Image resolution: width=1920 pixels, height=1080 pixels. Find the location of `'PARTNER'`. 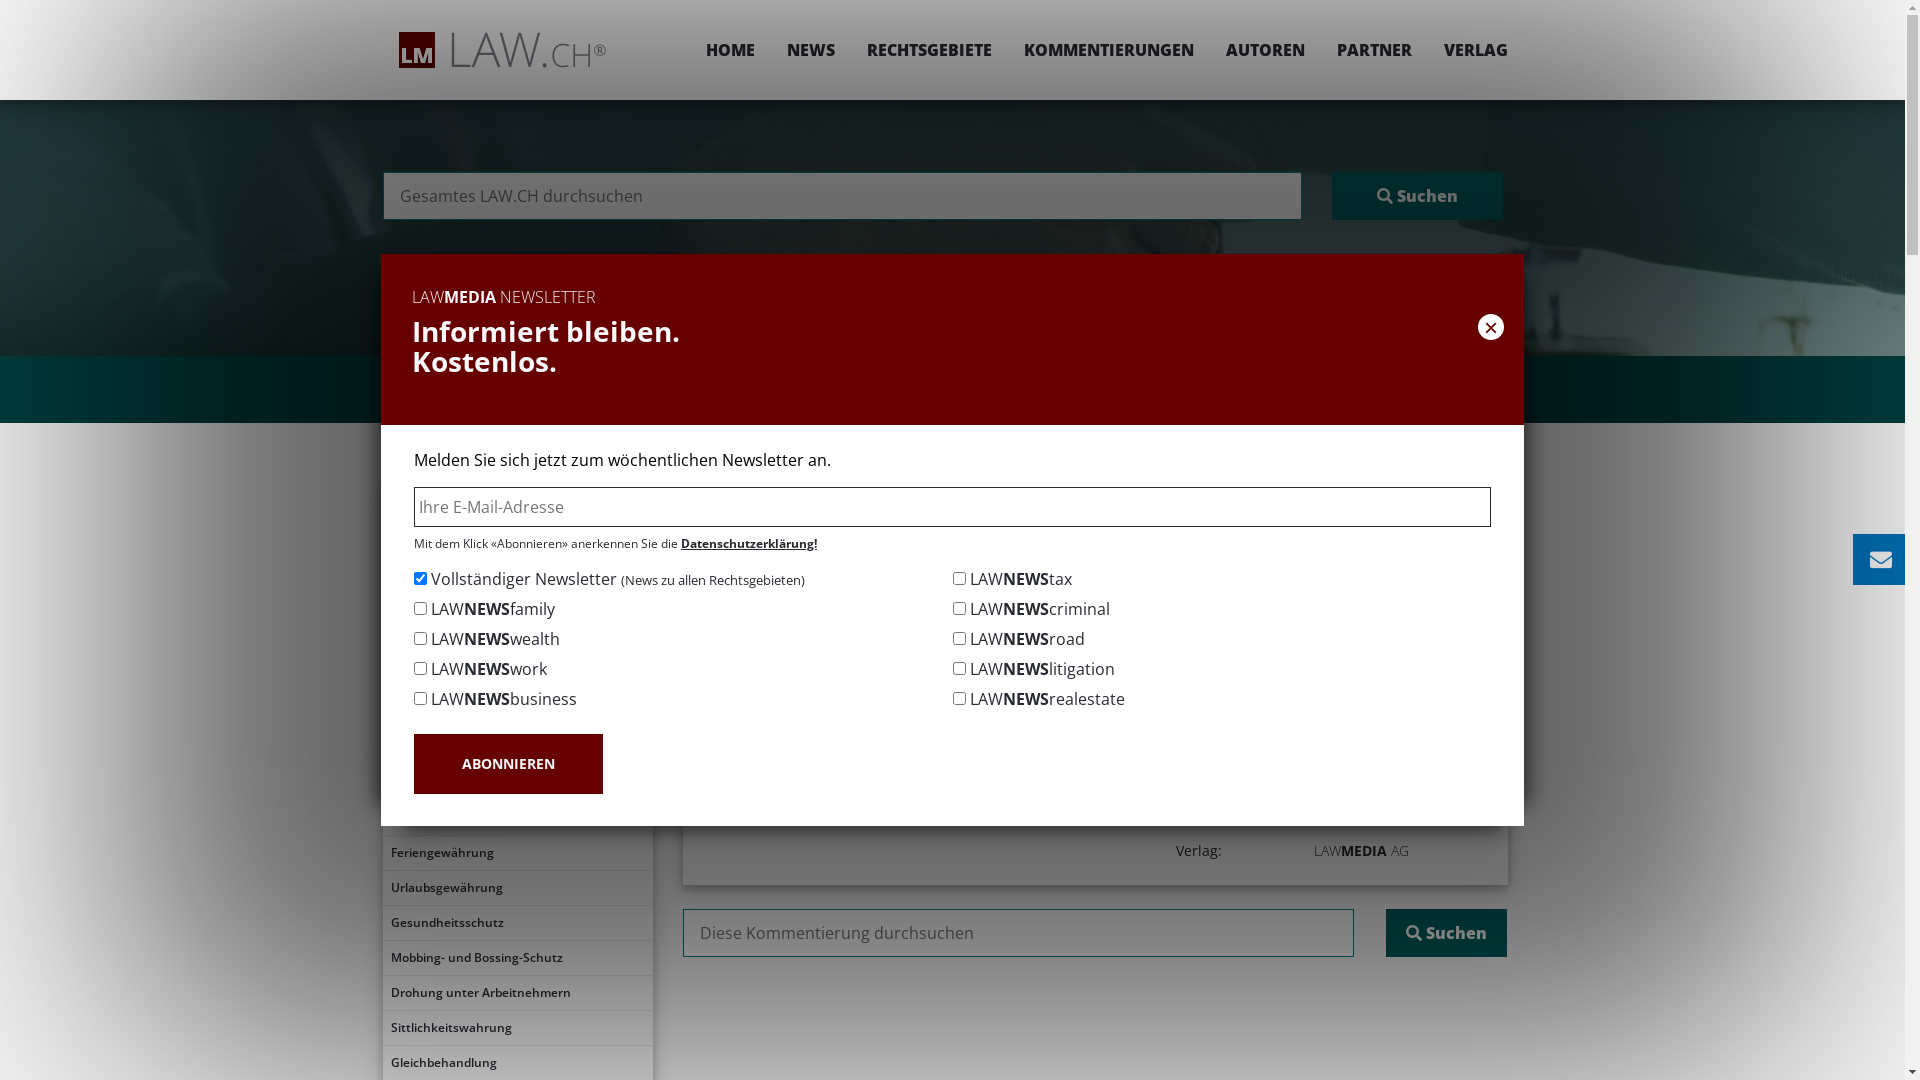

'PARTNER' is located at coordinates (1320, 49).